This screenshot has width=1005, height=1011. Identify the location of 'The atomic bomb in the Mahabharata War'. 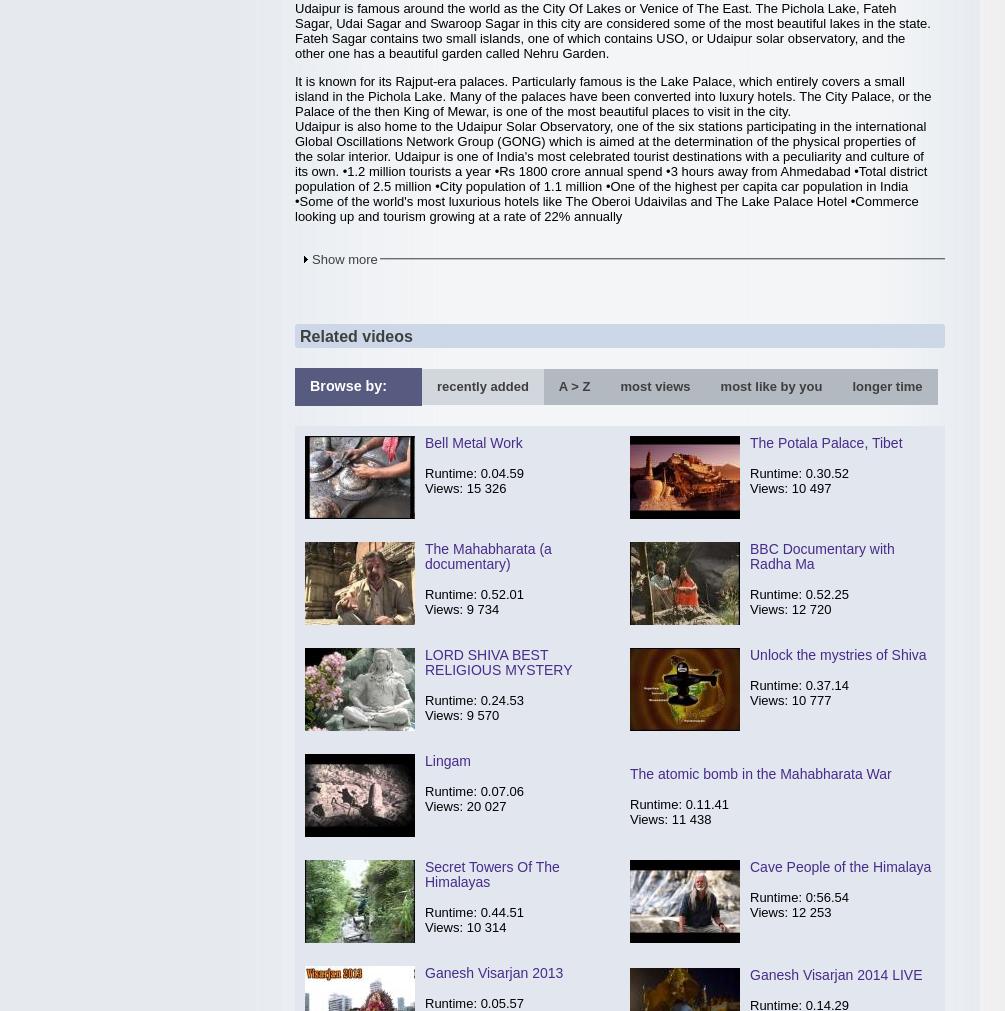
(760, 773).